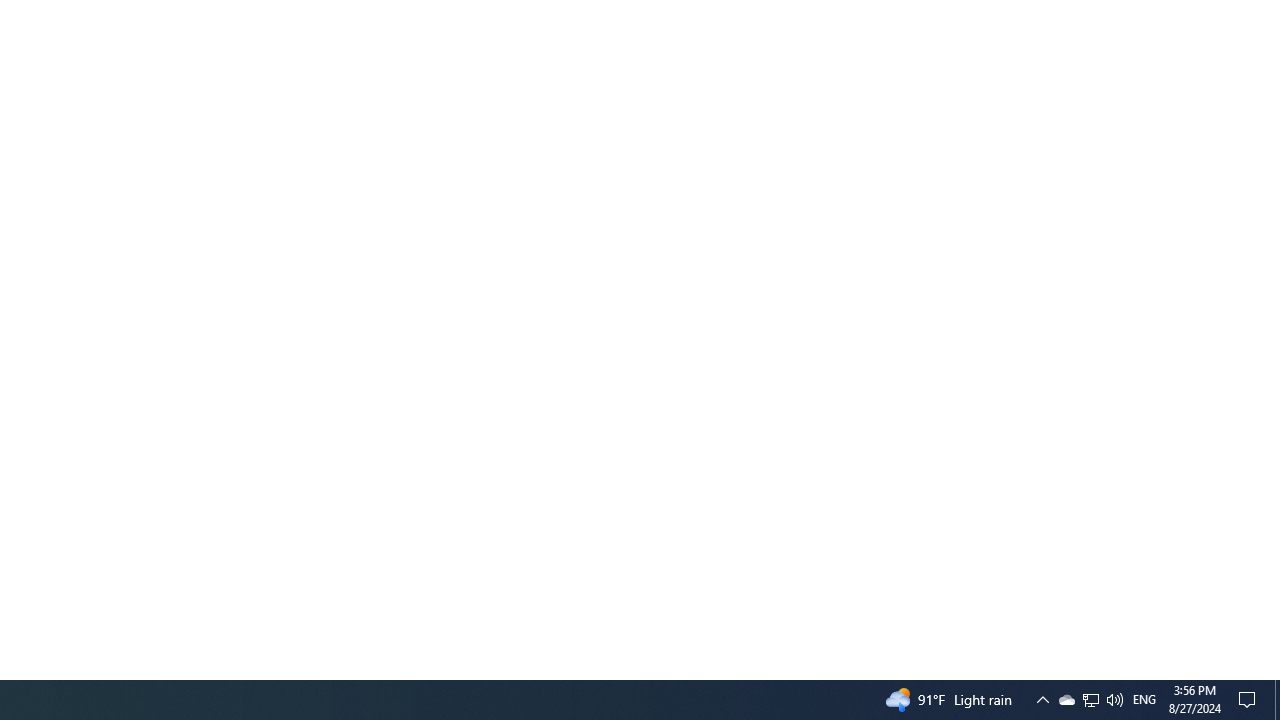 This screenshot has height=720, width=1280. What do you see at coordinates (1089, 698) in the screenshot?
I see `'User Promoted Notification Area'` at bounding box center [1089, 698].